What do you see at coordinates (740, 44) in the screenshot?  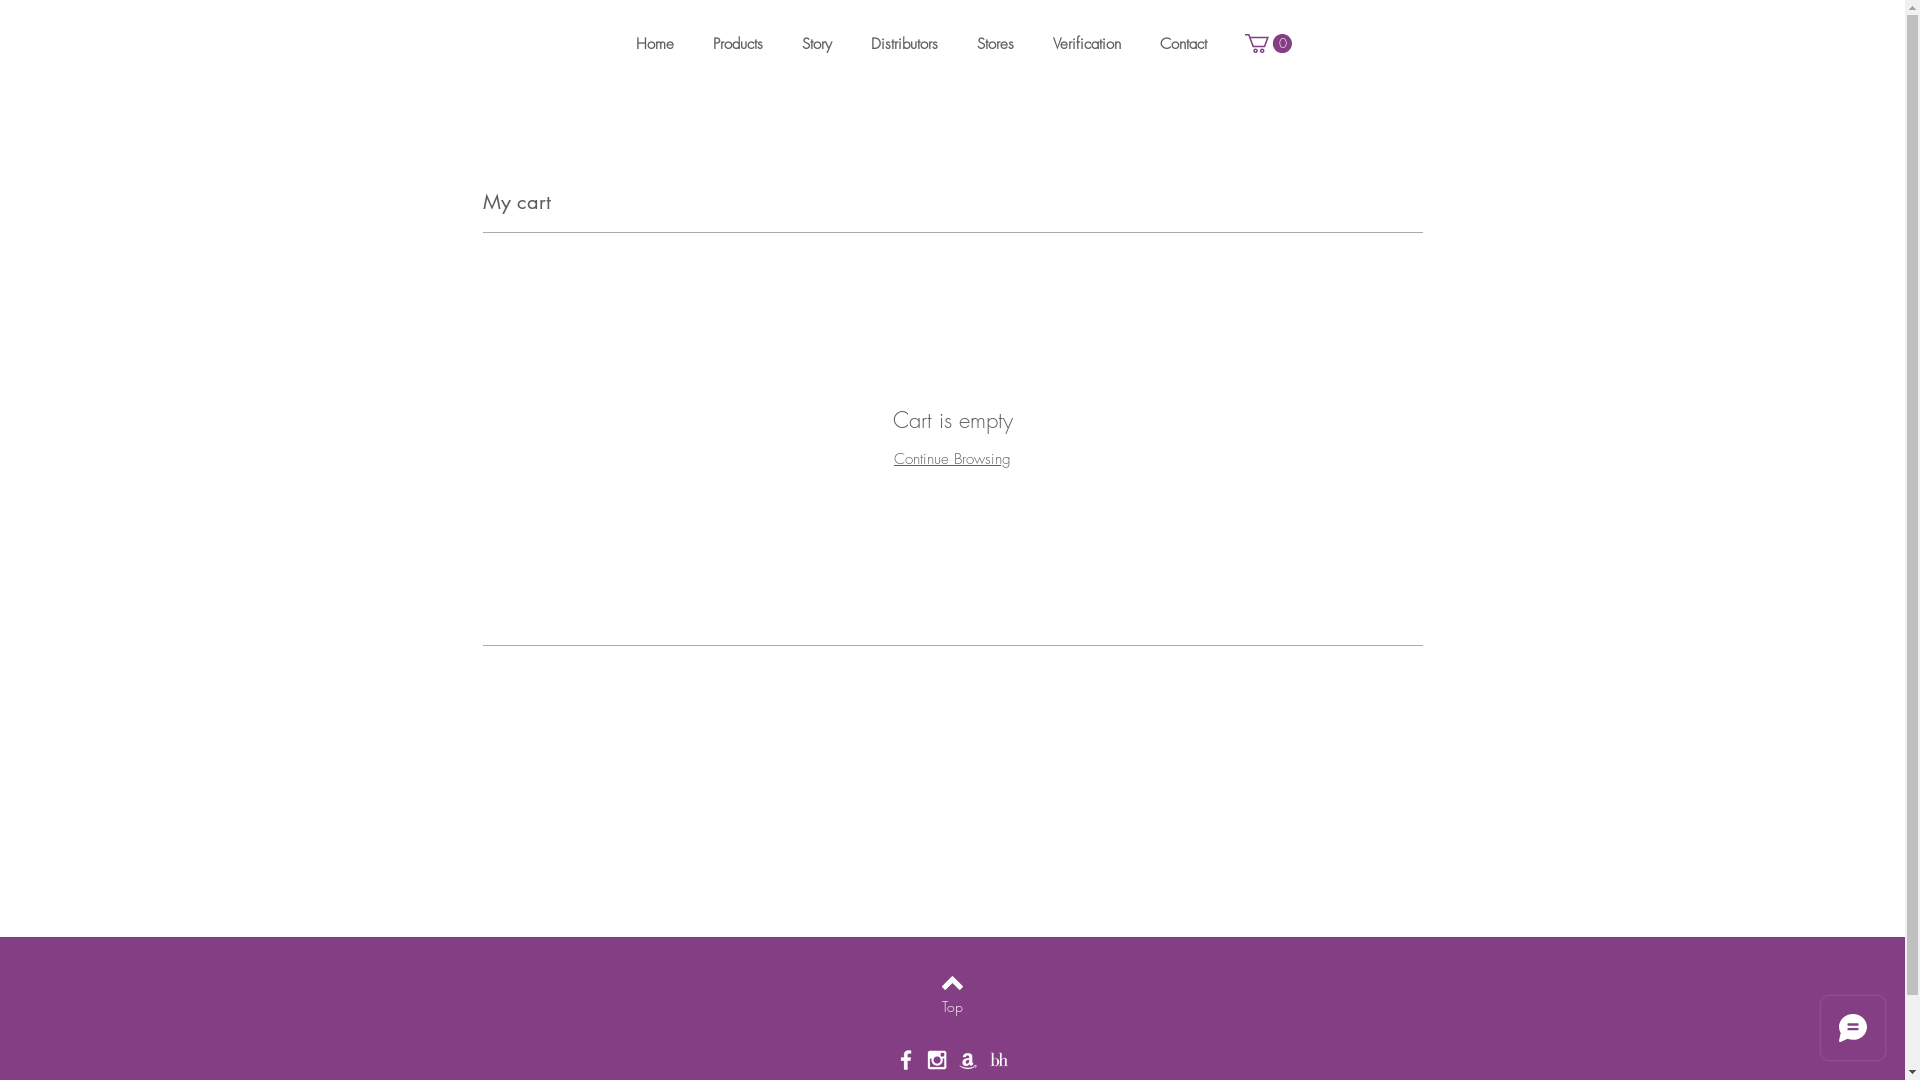 I see `'Products'` at bounding box center [740, 44].